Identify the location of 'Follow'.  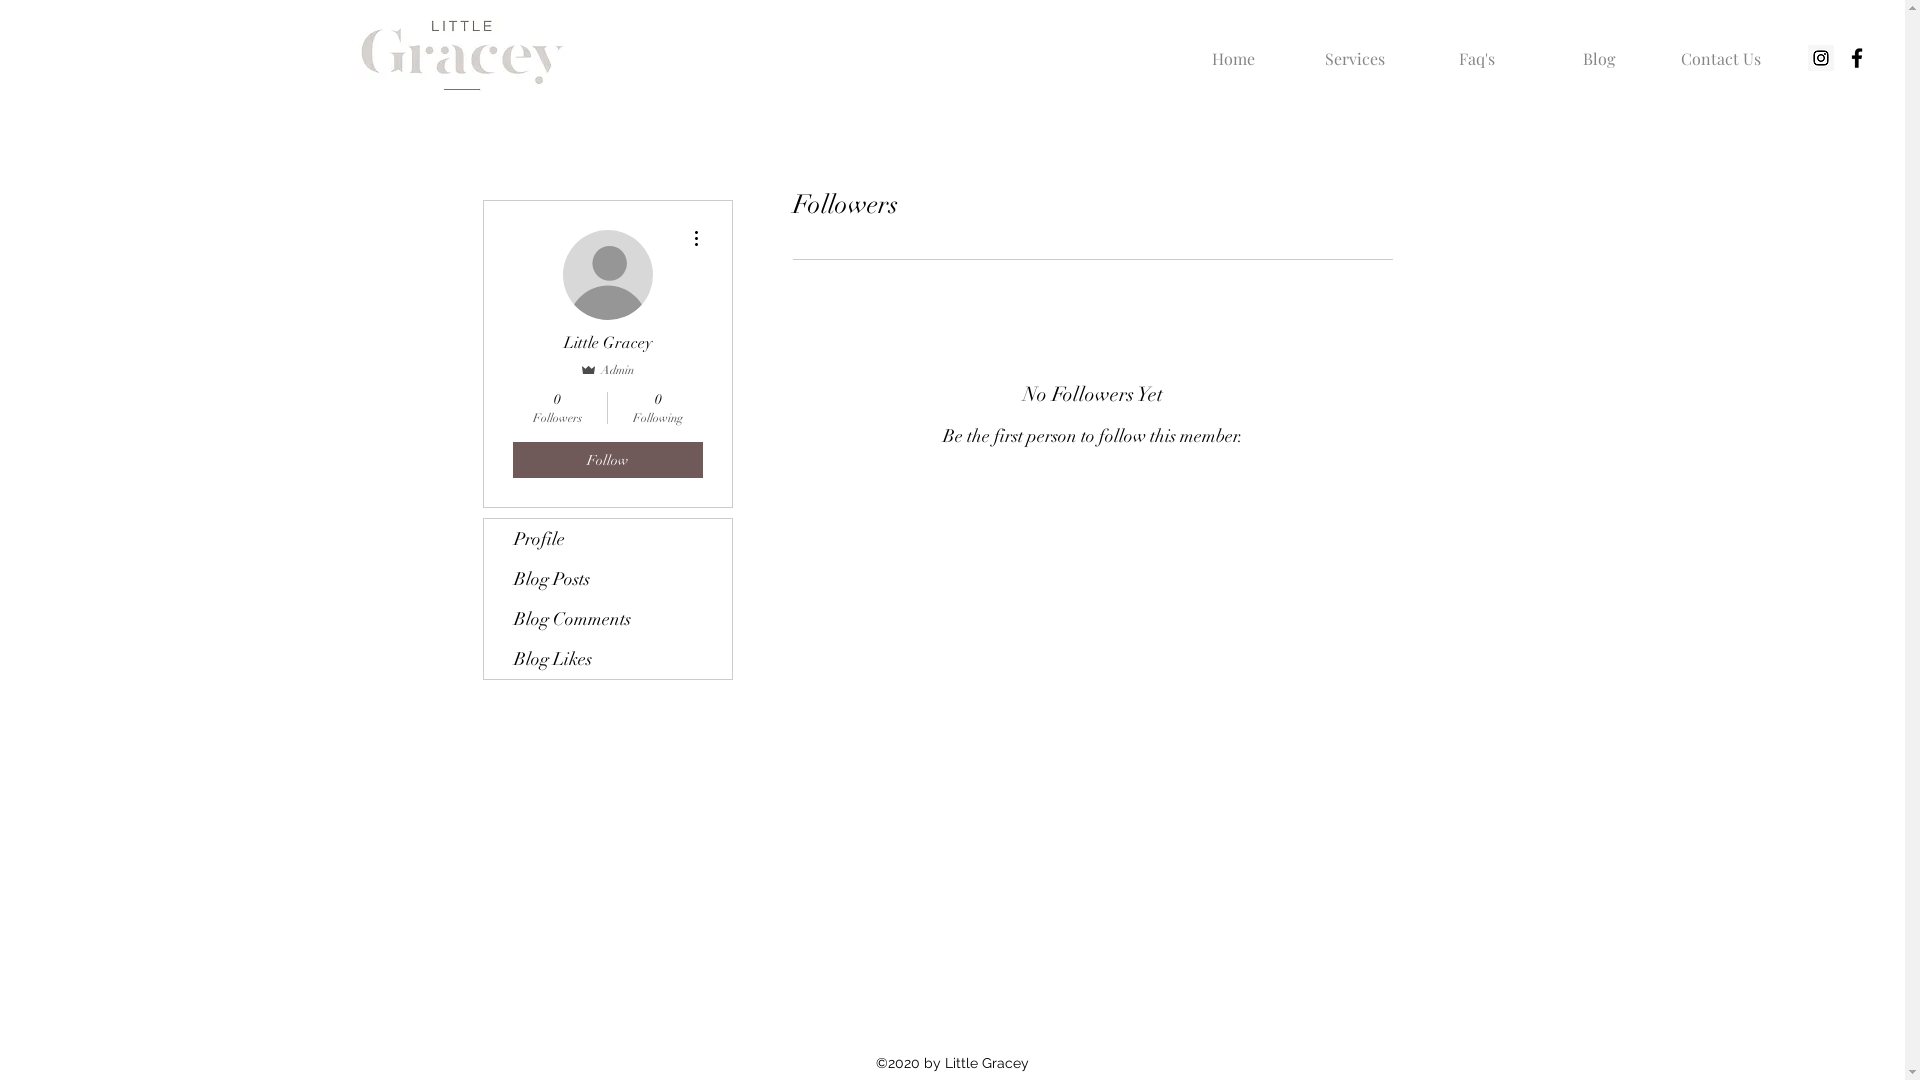
(512, 459).